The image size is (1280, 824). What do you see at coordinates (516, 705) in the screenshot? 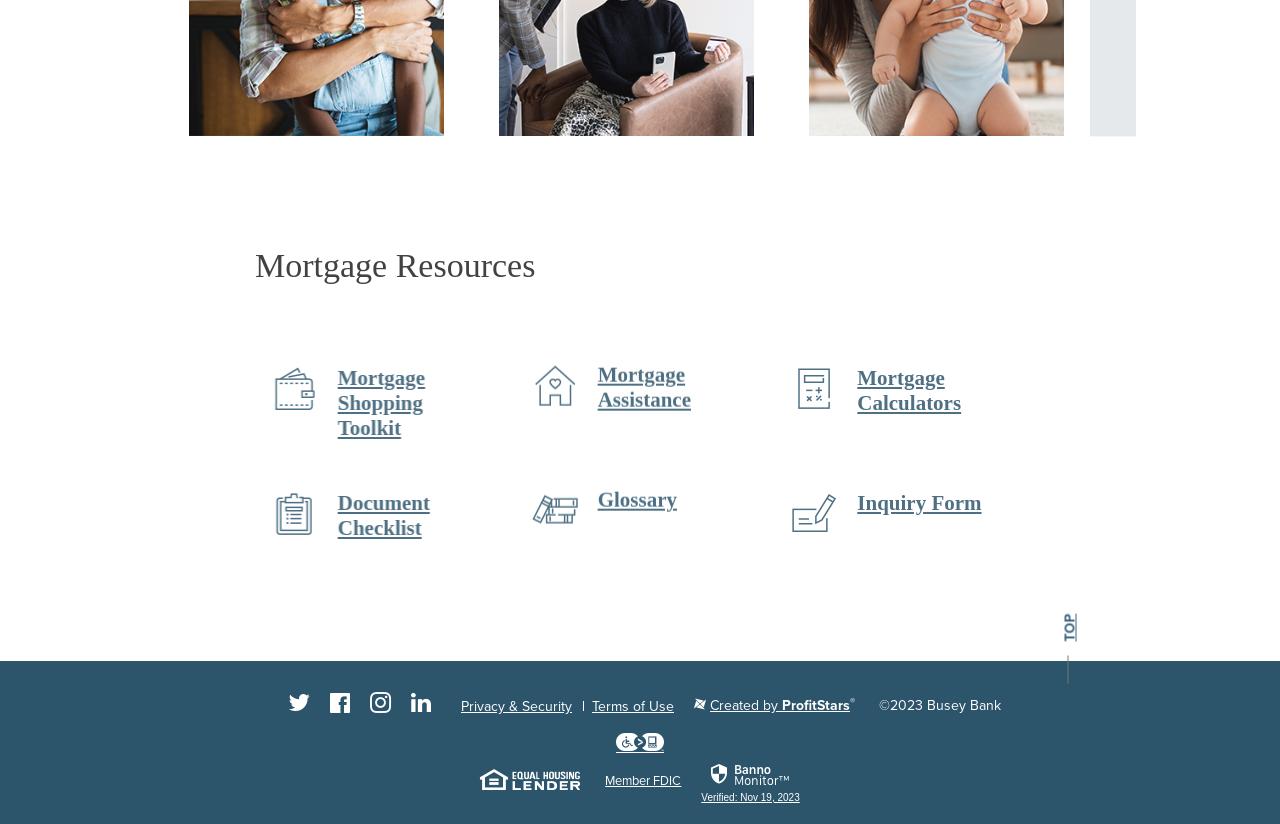
I see `'Privacy & Security'` at bounding box center [516, 705].